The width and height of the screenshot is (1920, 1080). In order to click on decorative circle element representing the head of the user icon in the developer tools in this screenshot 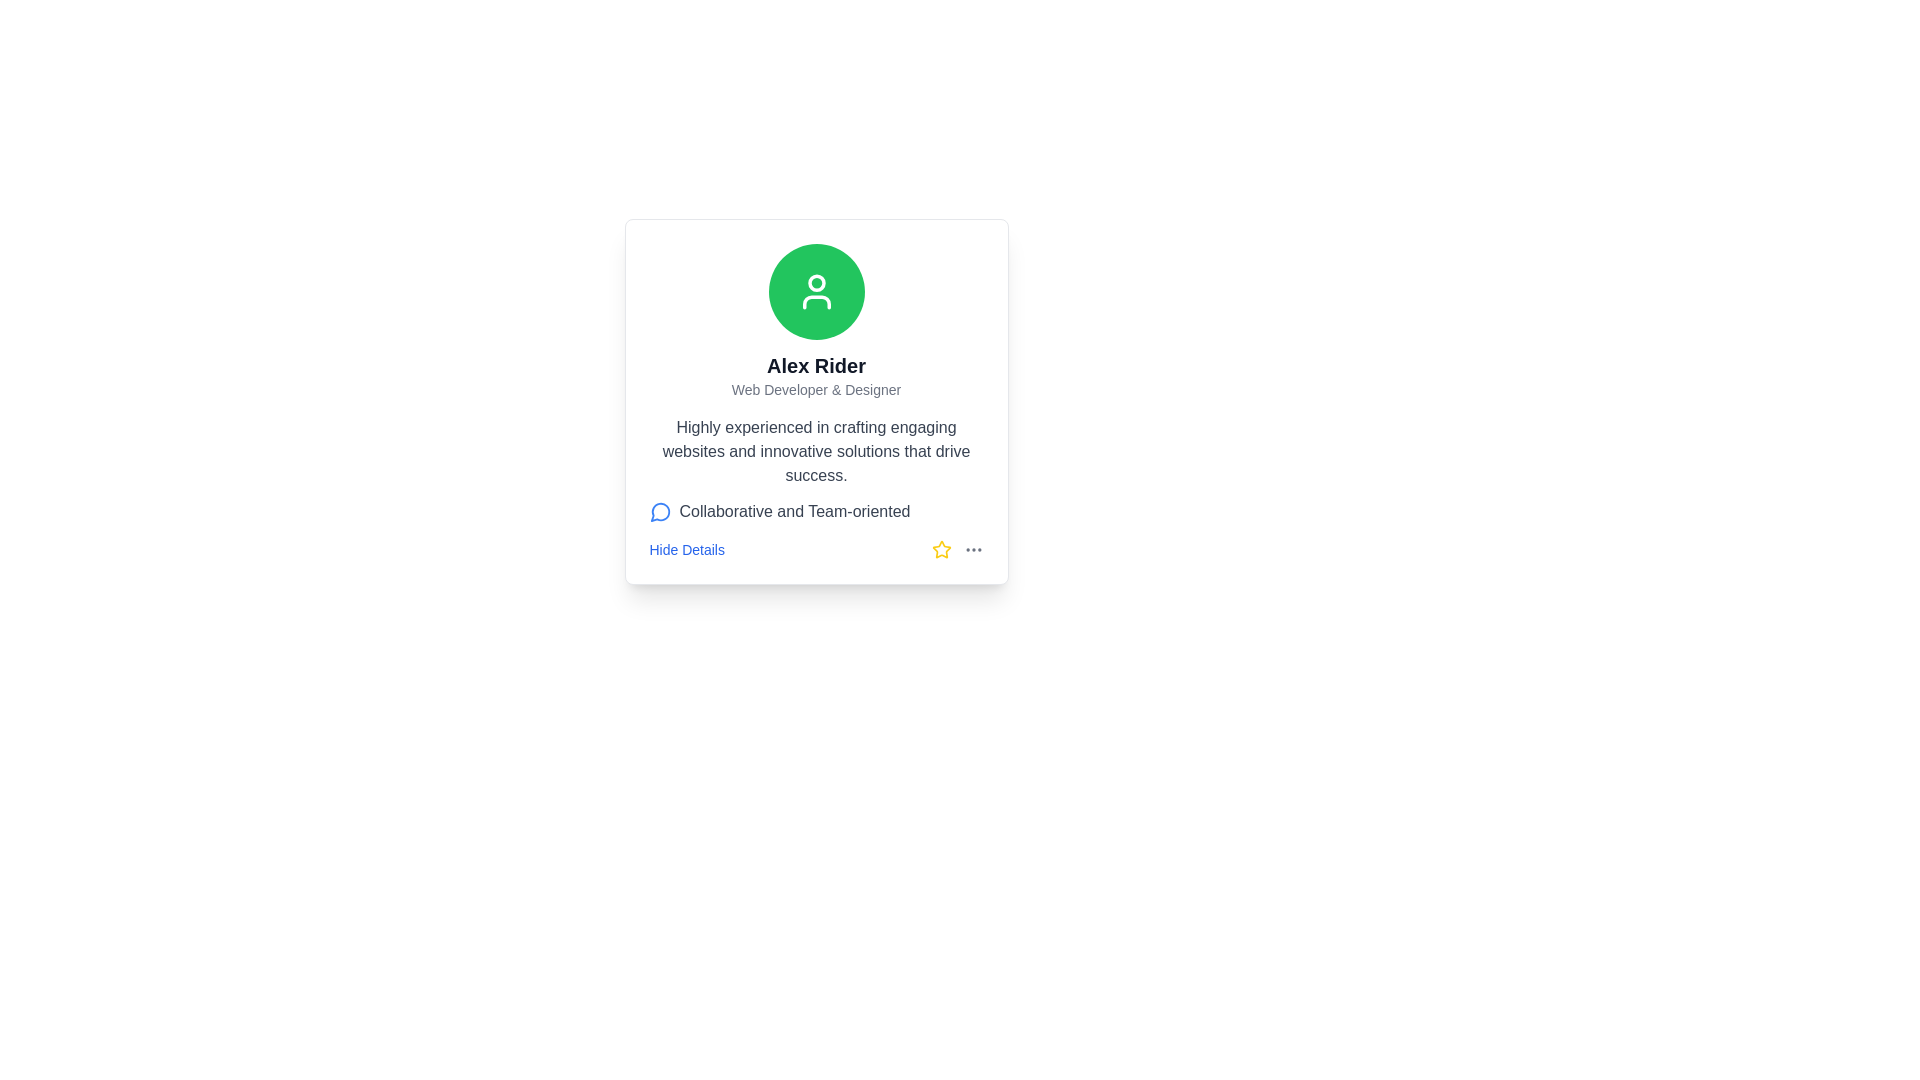, I will do `click(816, 283)`.